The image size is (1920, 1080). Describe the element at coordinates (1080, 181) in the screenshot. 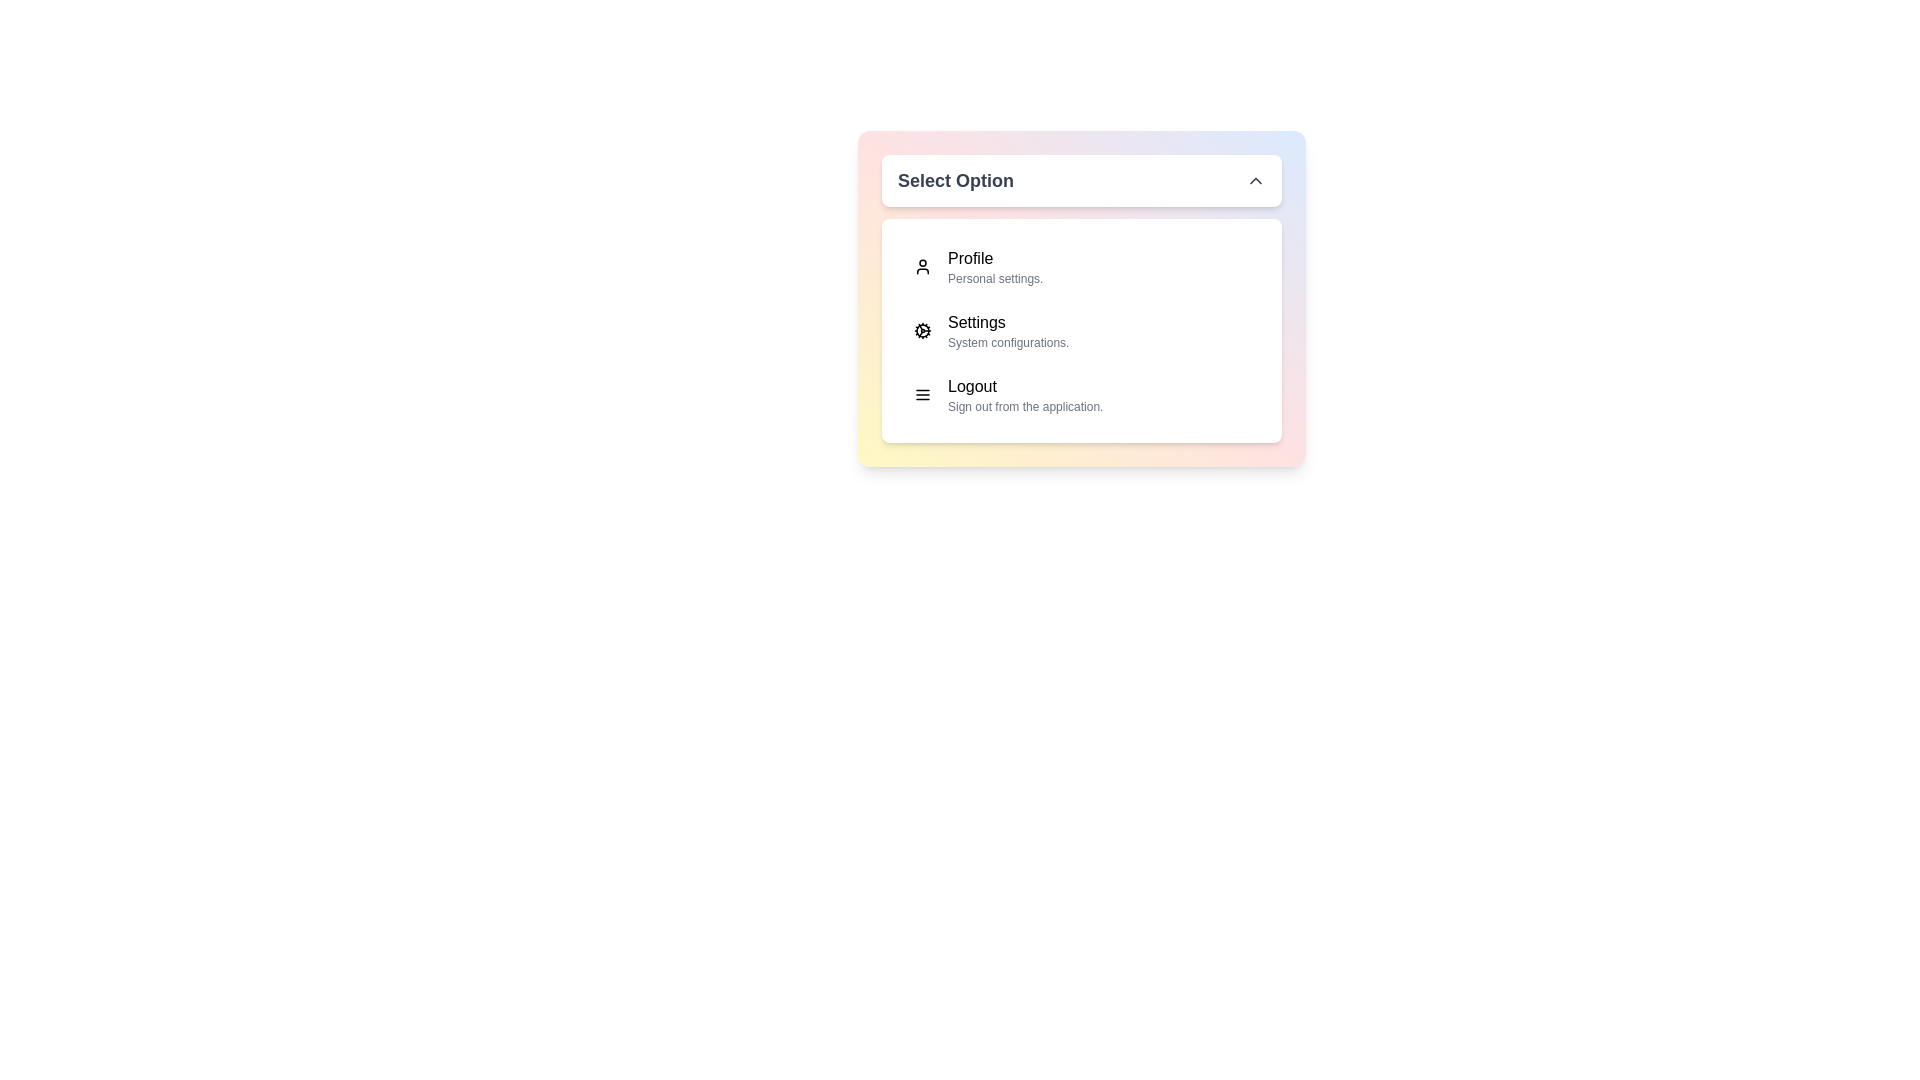

I see `the dropdown button to toggle the menu visibility` at that location.